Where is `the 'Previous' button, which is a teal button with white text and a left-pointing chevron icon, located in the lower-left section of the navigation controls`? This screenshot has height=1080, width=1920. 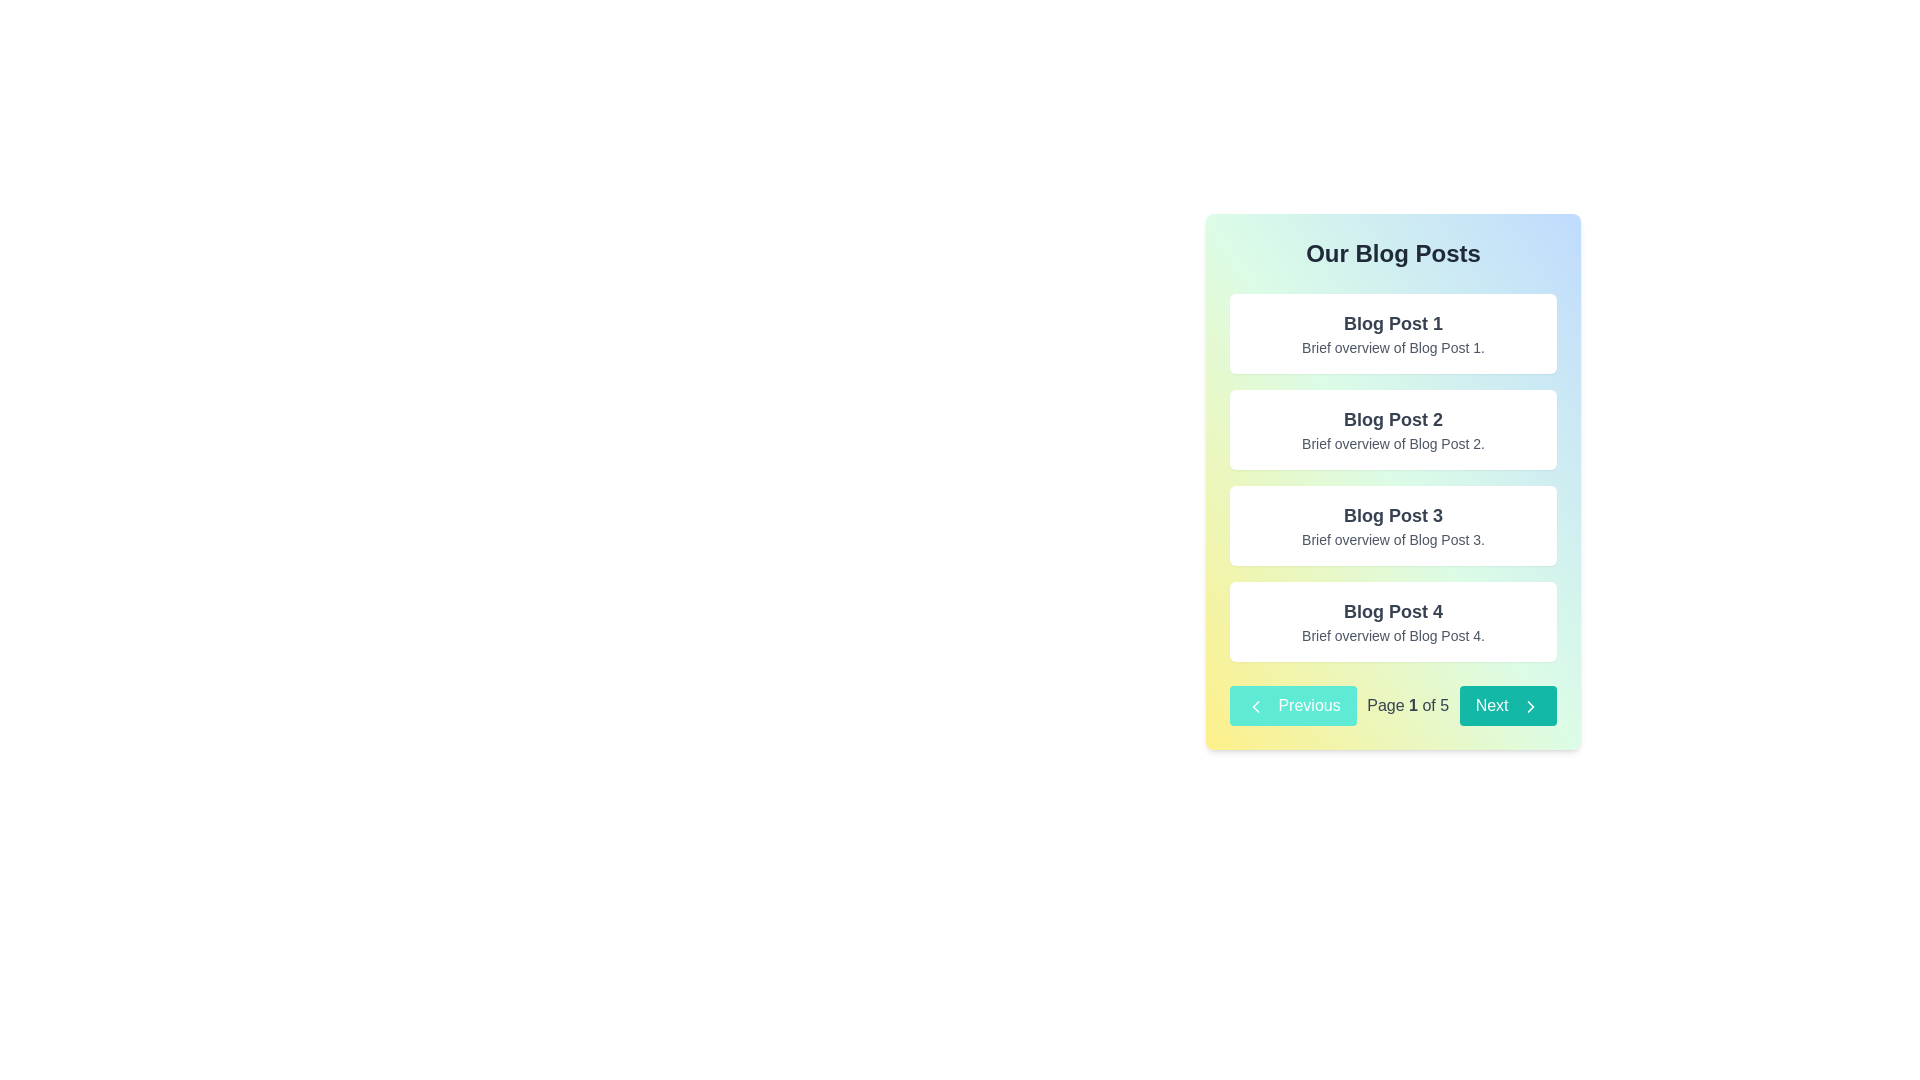 the 'Previous' button, which is a teal button with white text and a left-pointing chevron icon, located in the lower-left section of the navigation controls is located at coordinates (1293, 704).